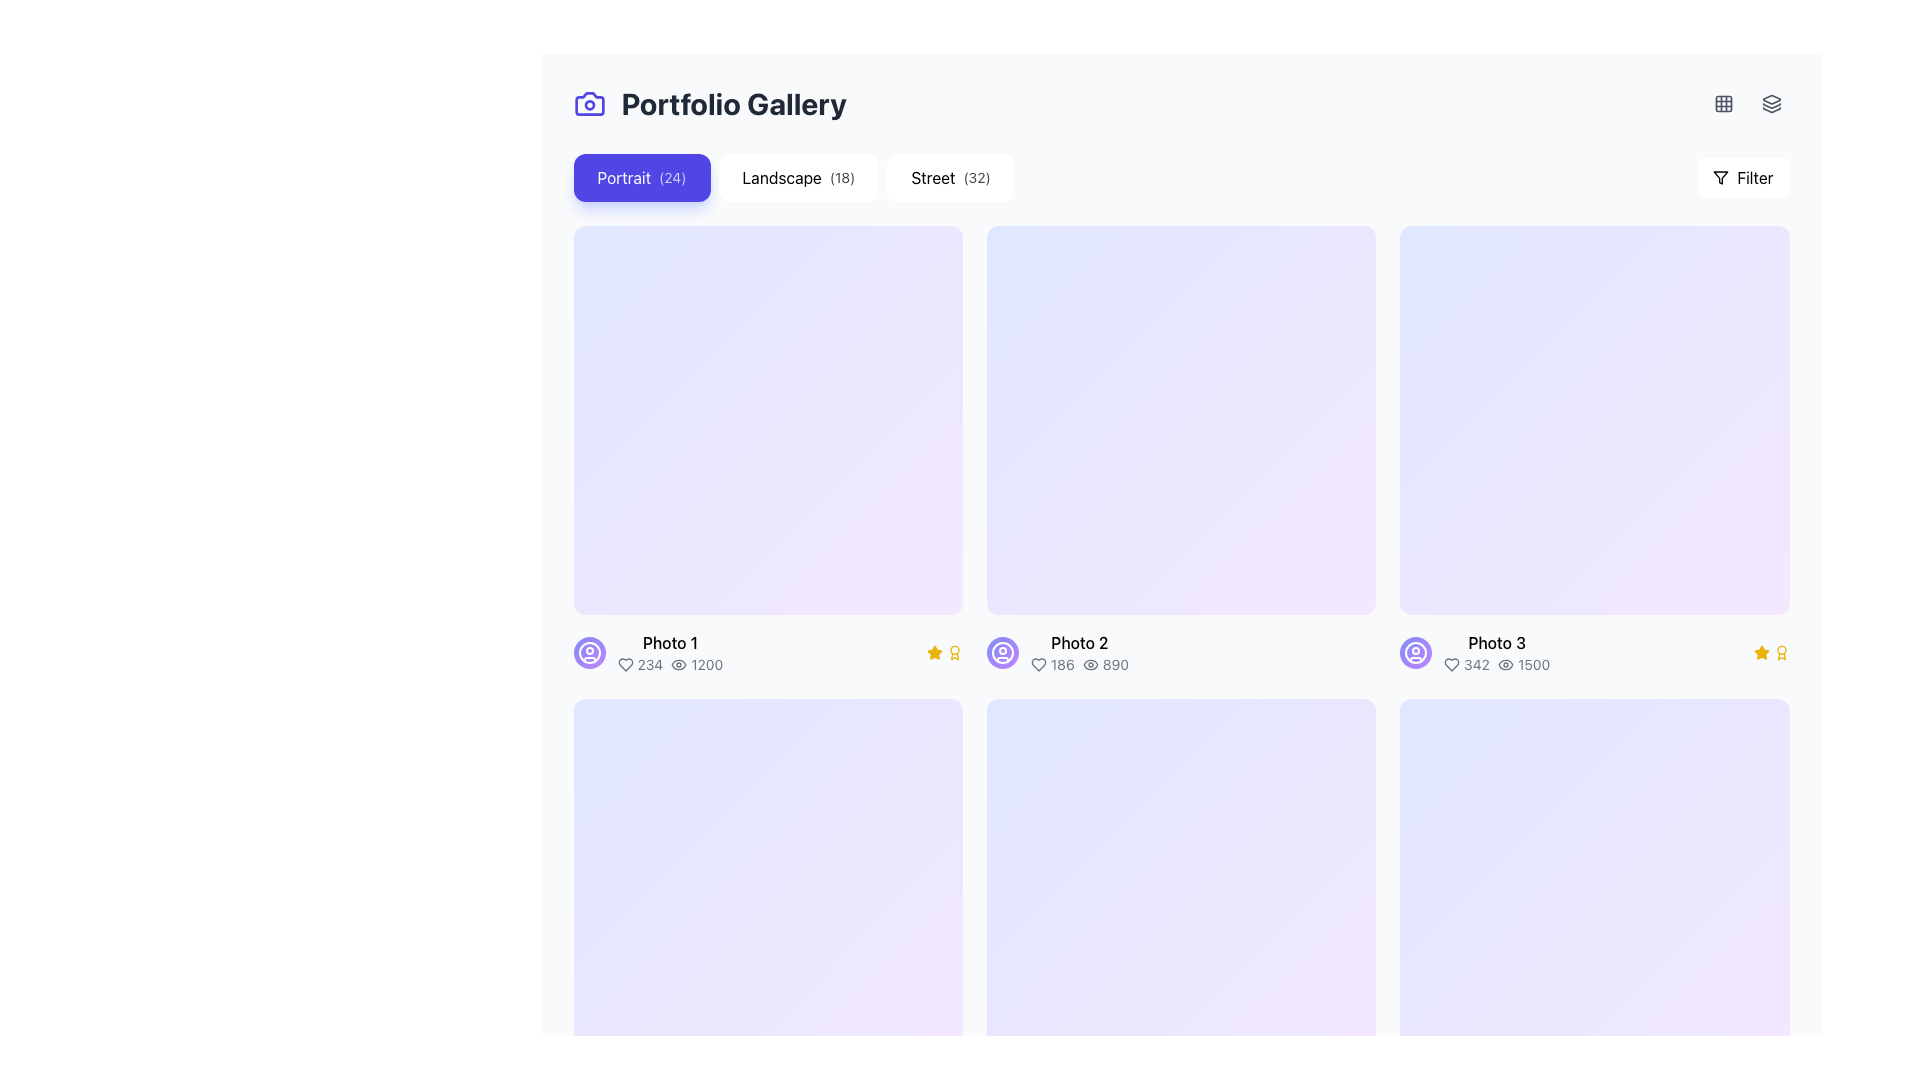 This screenshot has width=1920, height=1080. What do you see at coordinates (588, 653) in the screenshot?
I see `the circular graphical icon located in the top-left corner of the 'Photo 1' box` at bounding box center [588, 653].